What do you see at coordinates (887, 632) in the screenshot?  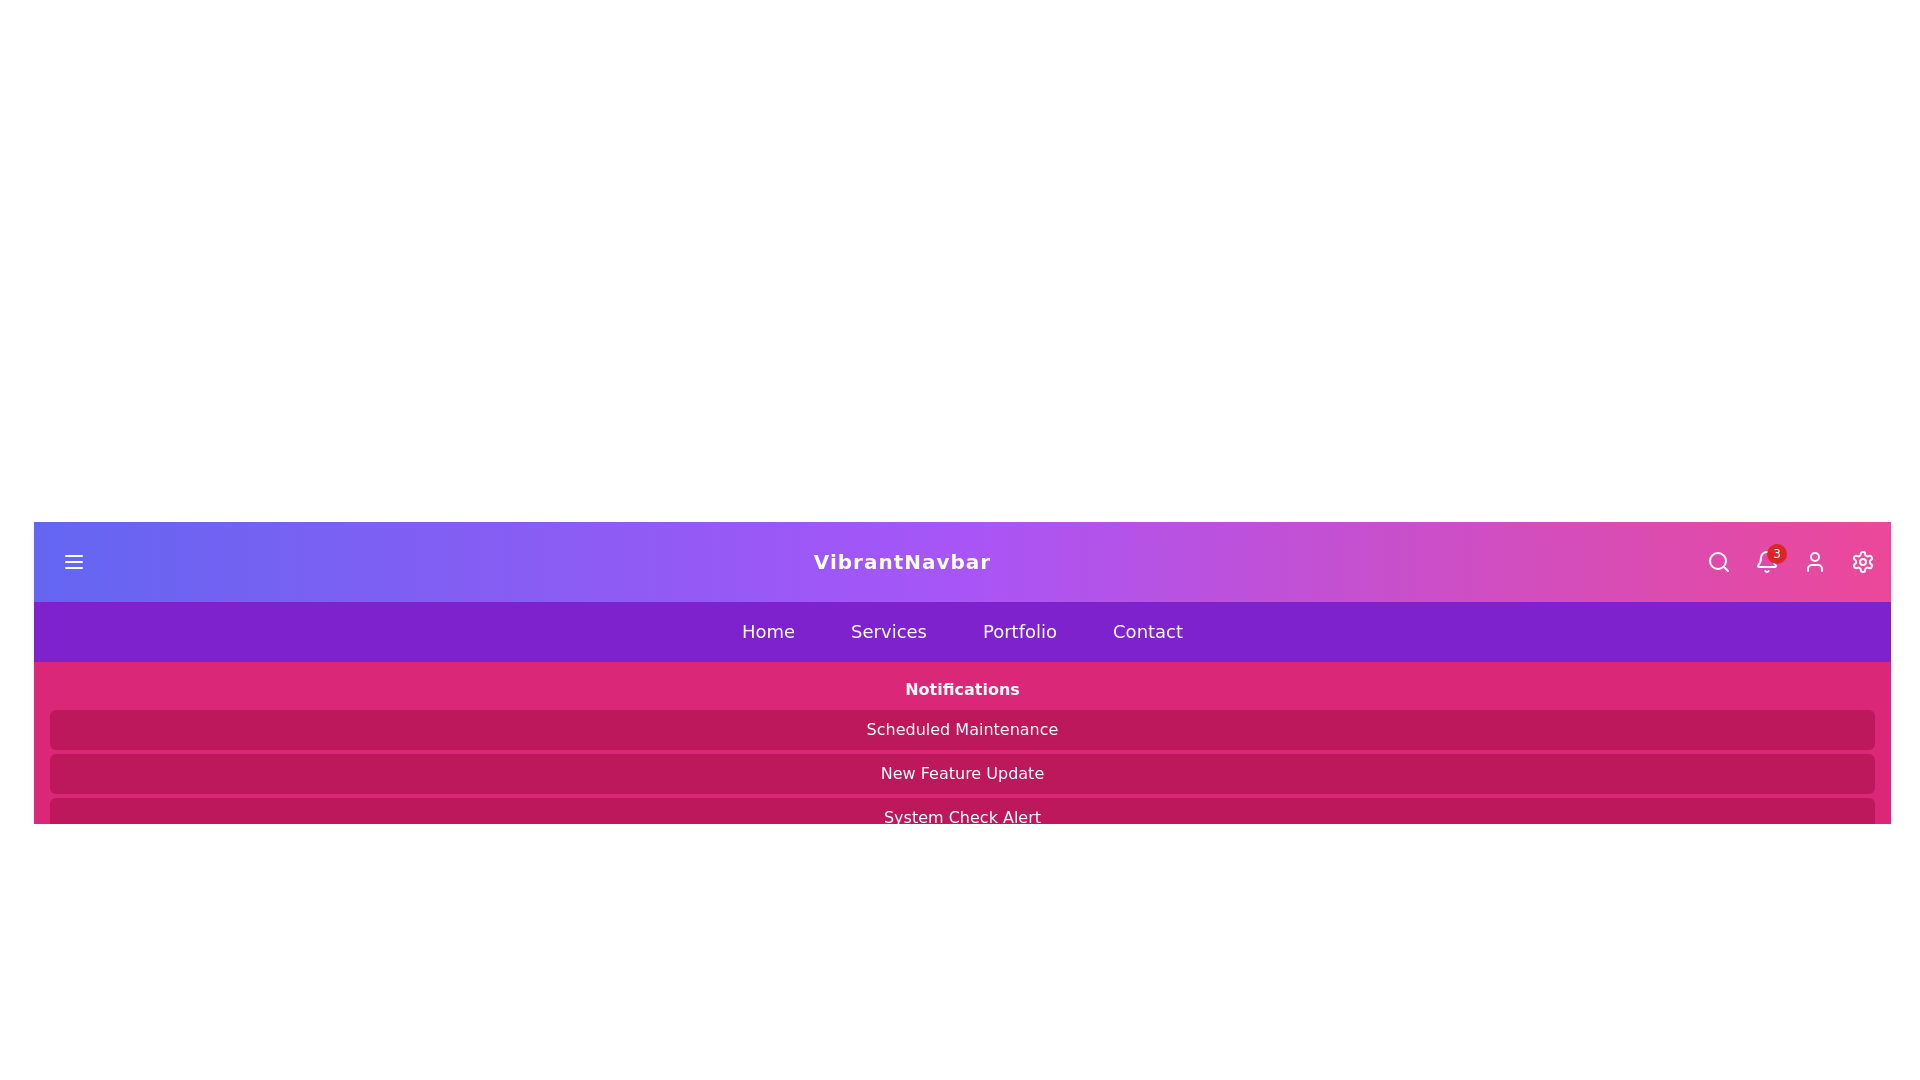 I see `the second button in the navbar, which redirects users to the 'Services' section, to trigger the visual hover effect` at bounding box center [887, 632].